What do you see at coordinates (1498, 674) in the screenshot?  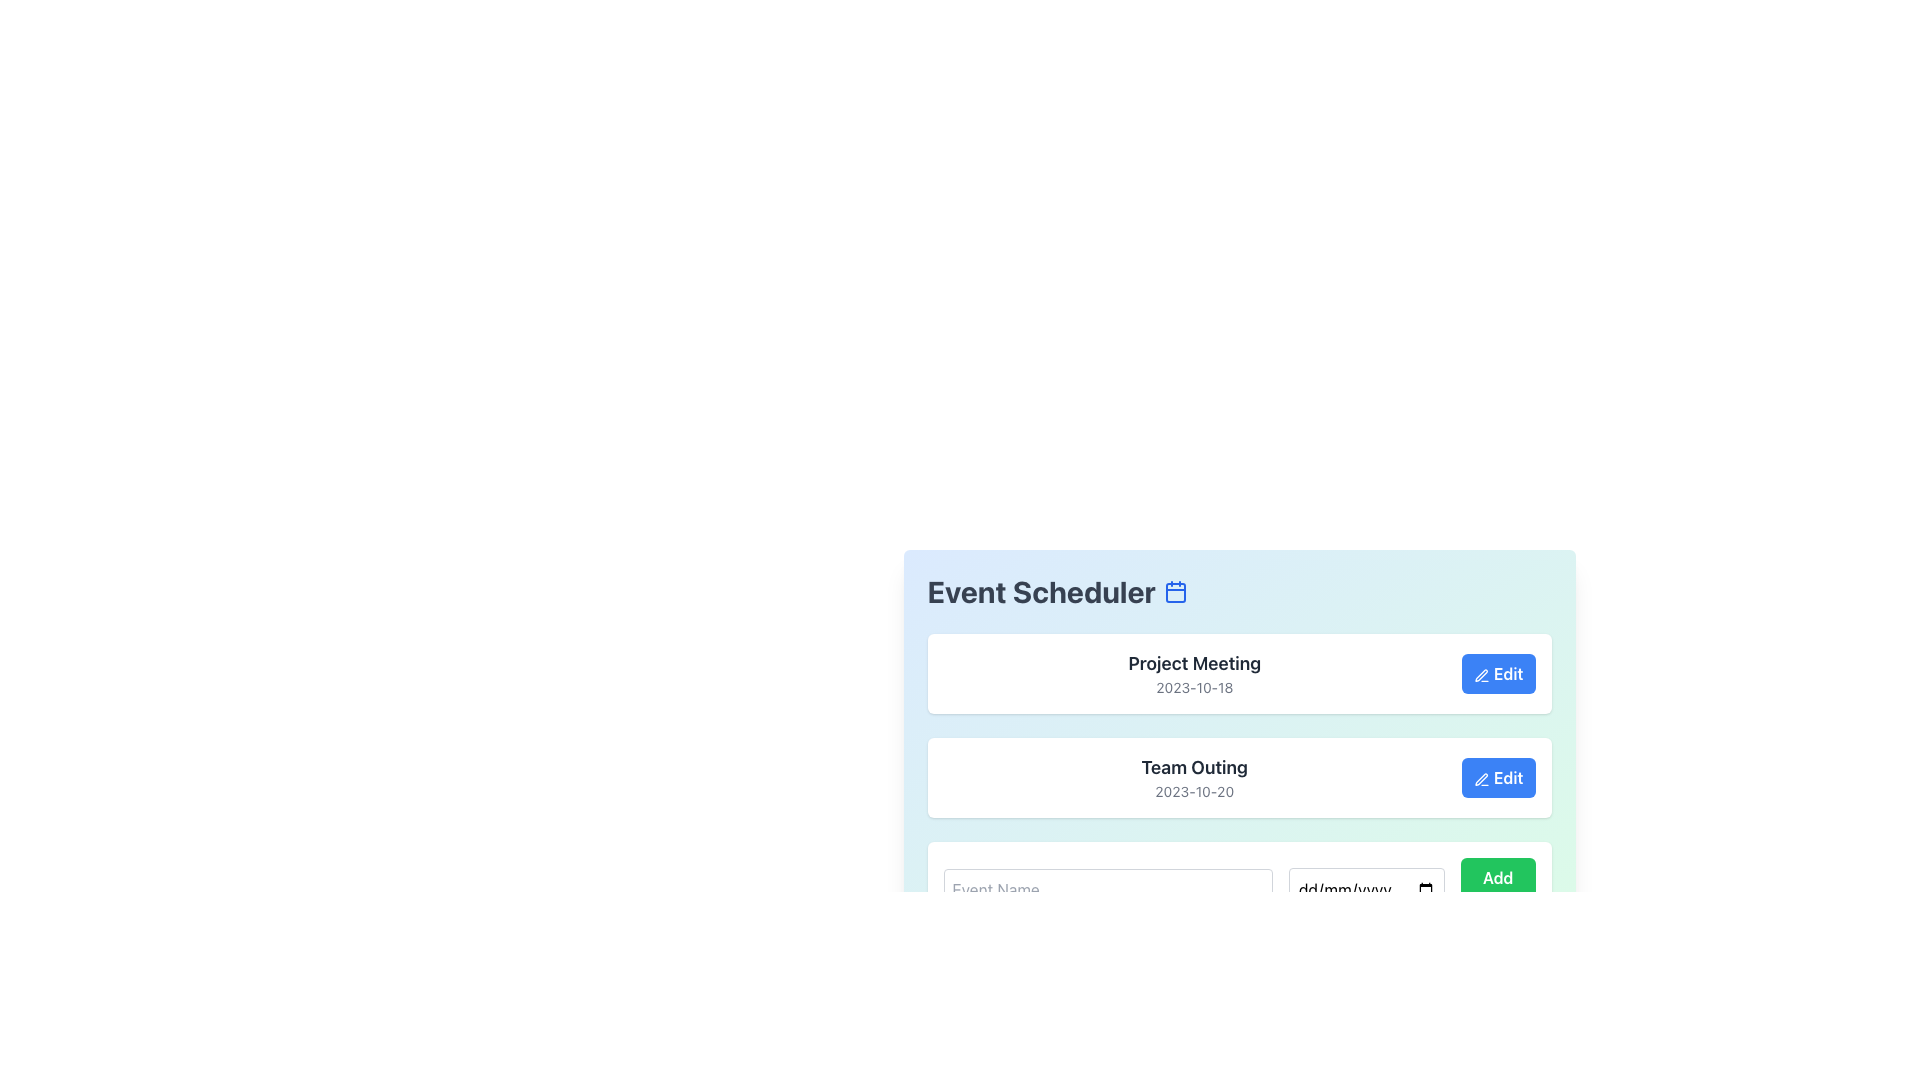 I see `the 'Edit' button with a blue background and white text, located on the far right of the 'Project Meeting' panel` at bounding box center [1498, 674].